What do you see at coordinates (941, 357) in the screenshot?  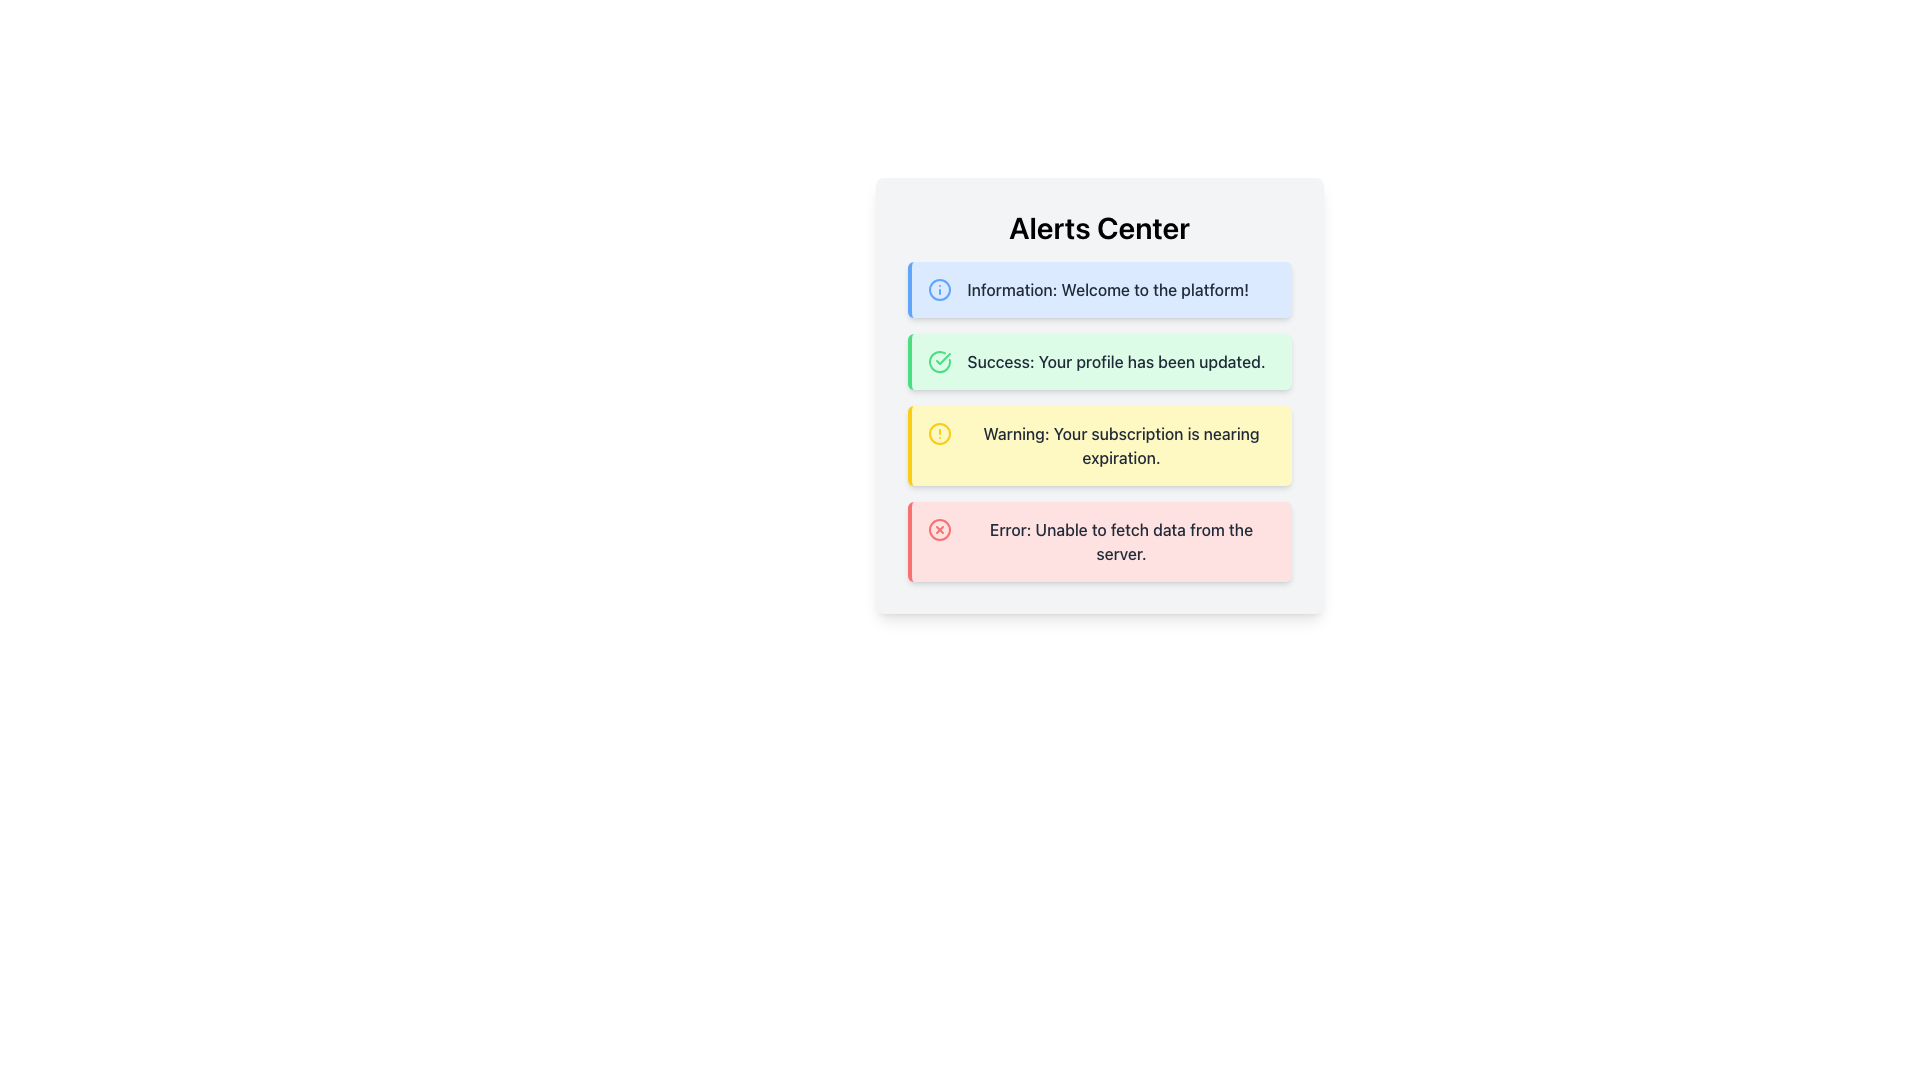 I see `the success icon, which is a smaller checkmark inside a circular icon located on the left of the 'Success: Your profile has been updated.' notification, the second item in the alerts list` at bounding box center [941, 357].